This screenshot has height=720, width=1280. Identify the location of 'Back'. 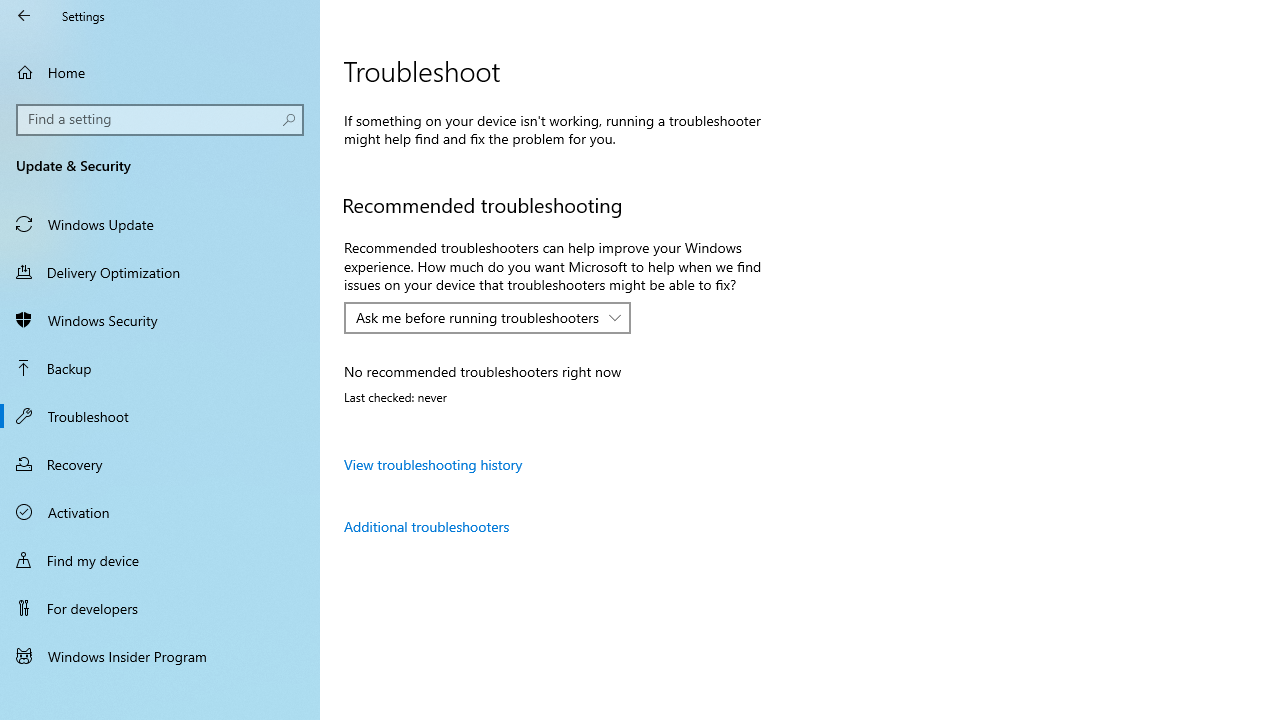
(24, 15).